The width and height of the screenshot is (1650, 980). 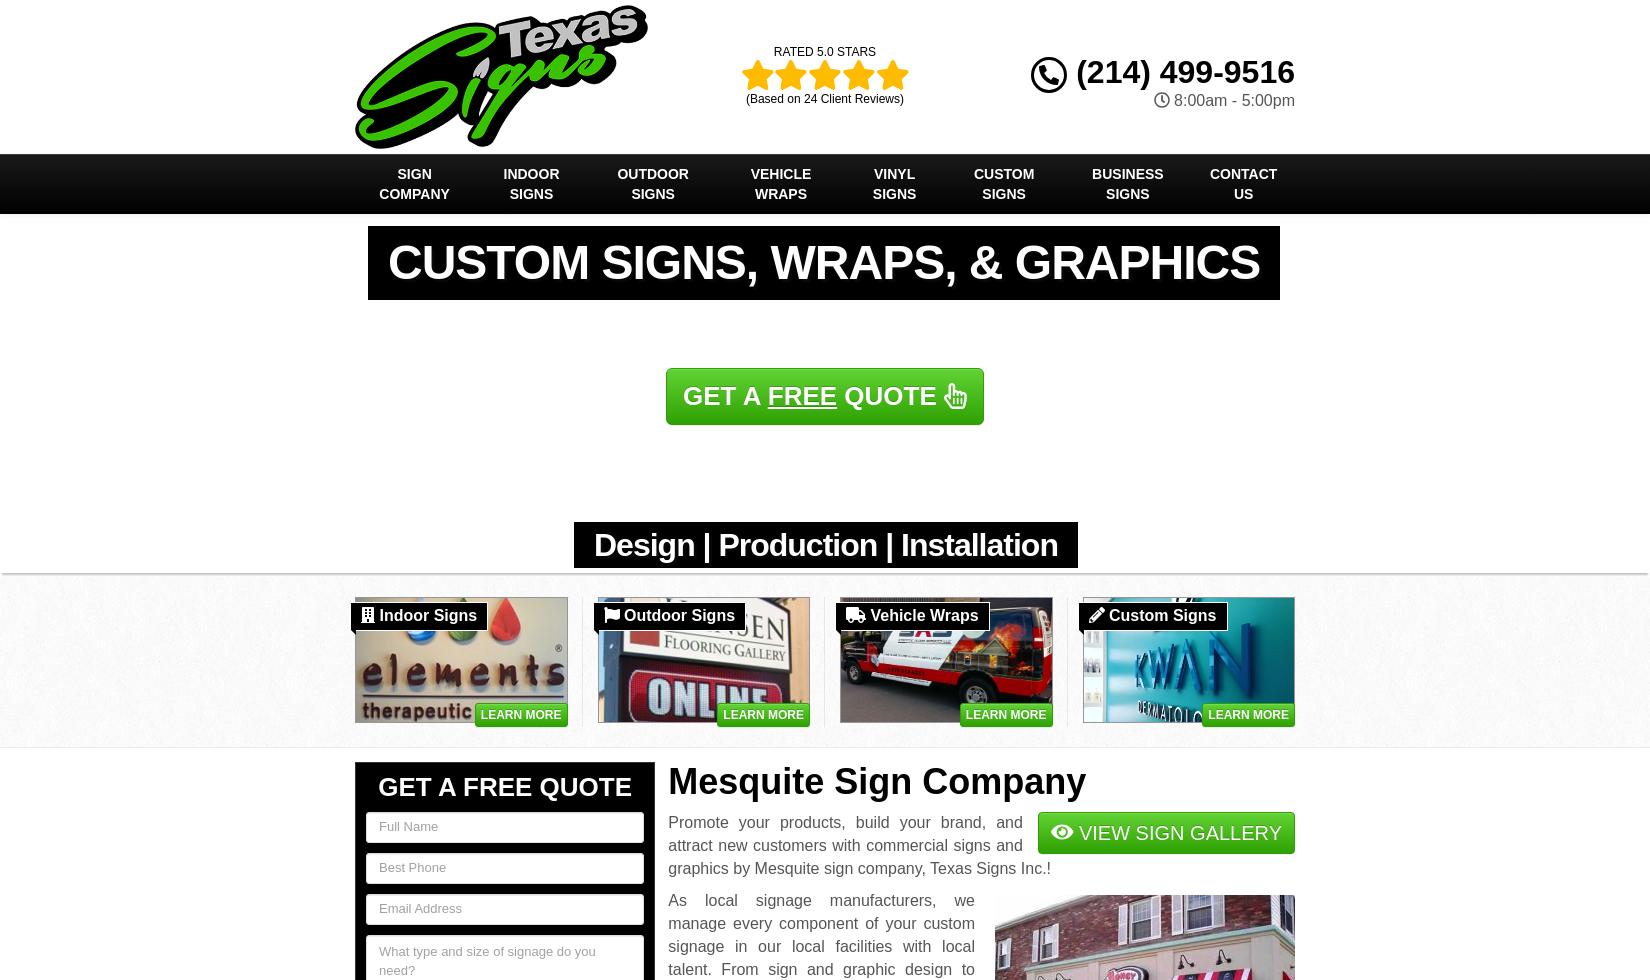 What do you see at coordinates (666, 781) in the screenshot?
I see `'Mesquite Sign Company'` at bounding box center [666, 781].